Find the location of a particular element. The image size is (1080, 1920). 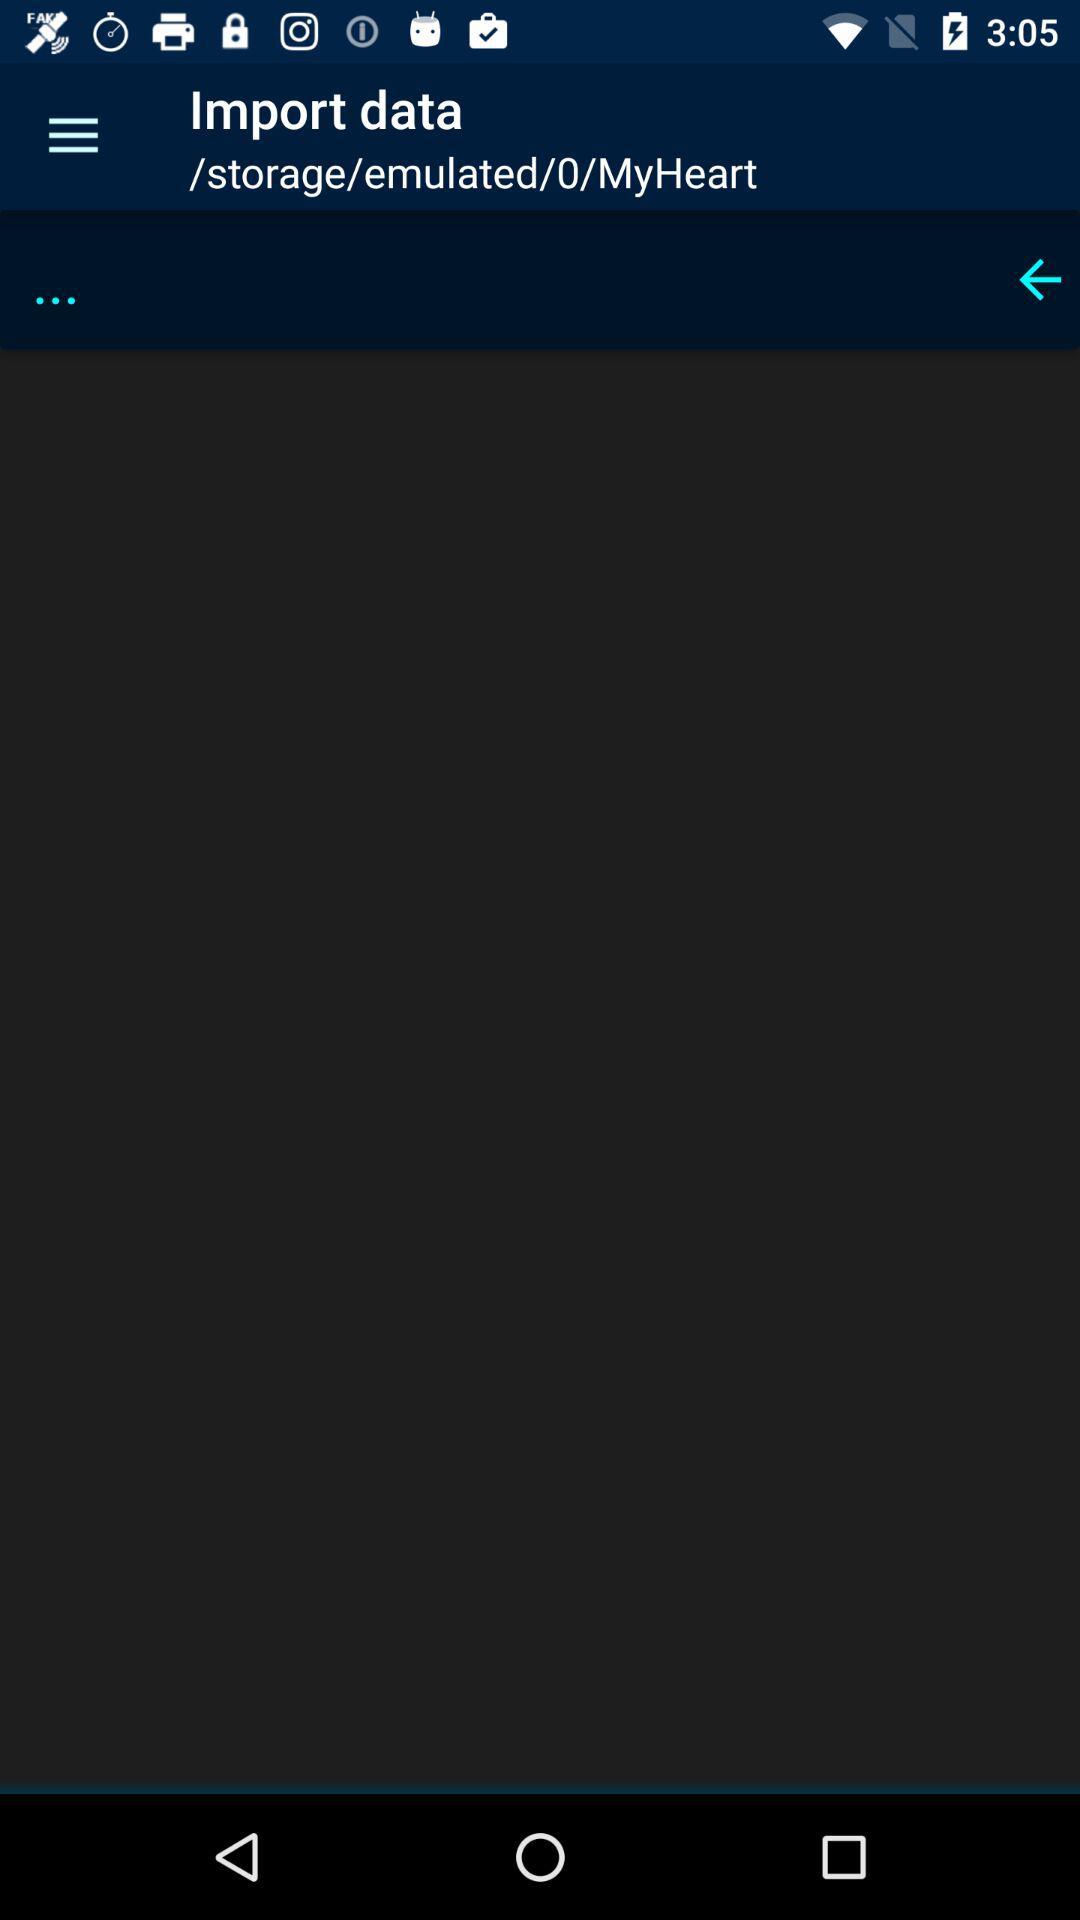

icon above the ... is located at coordinates (72, 135).